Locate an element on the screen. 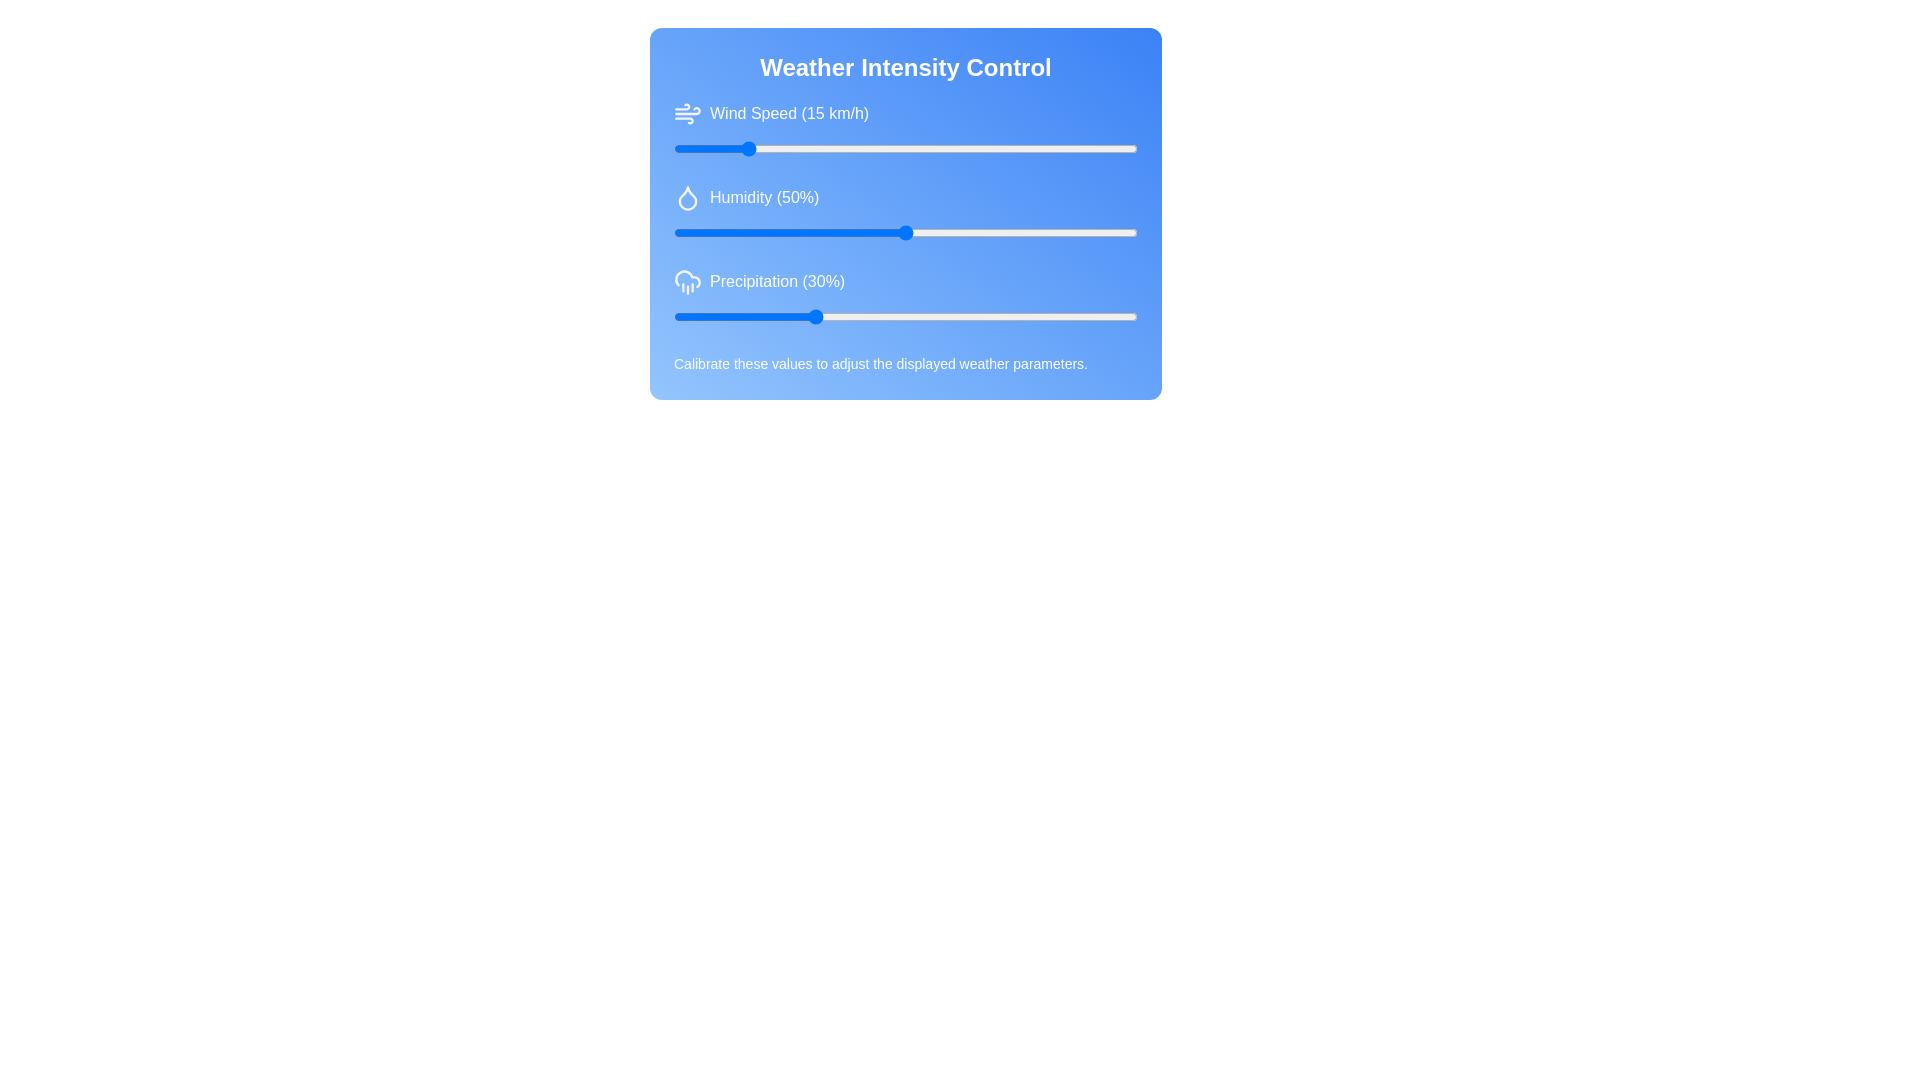 The image size is (1920, 1080). the humidity level is located at coordinates (793, 231).